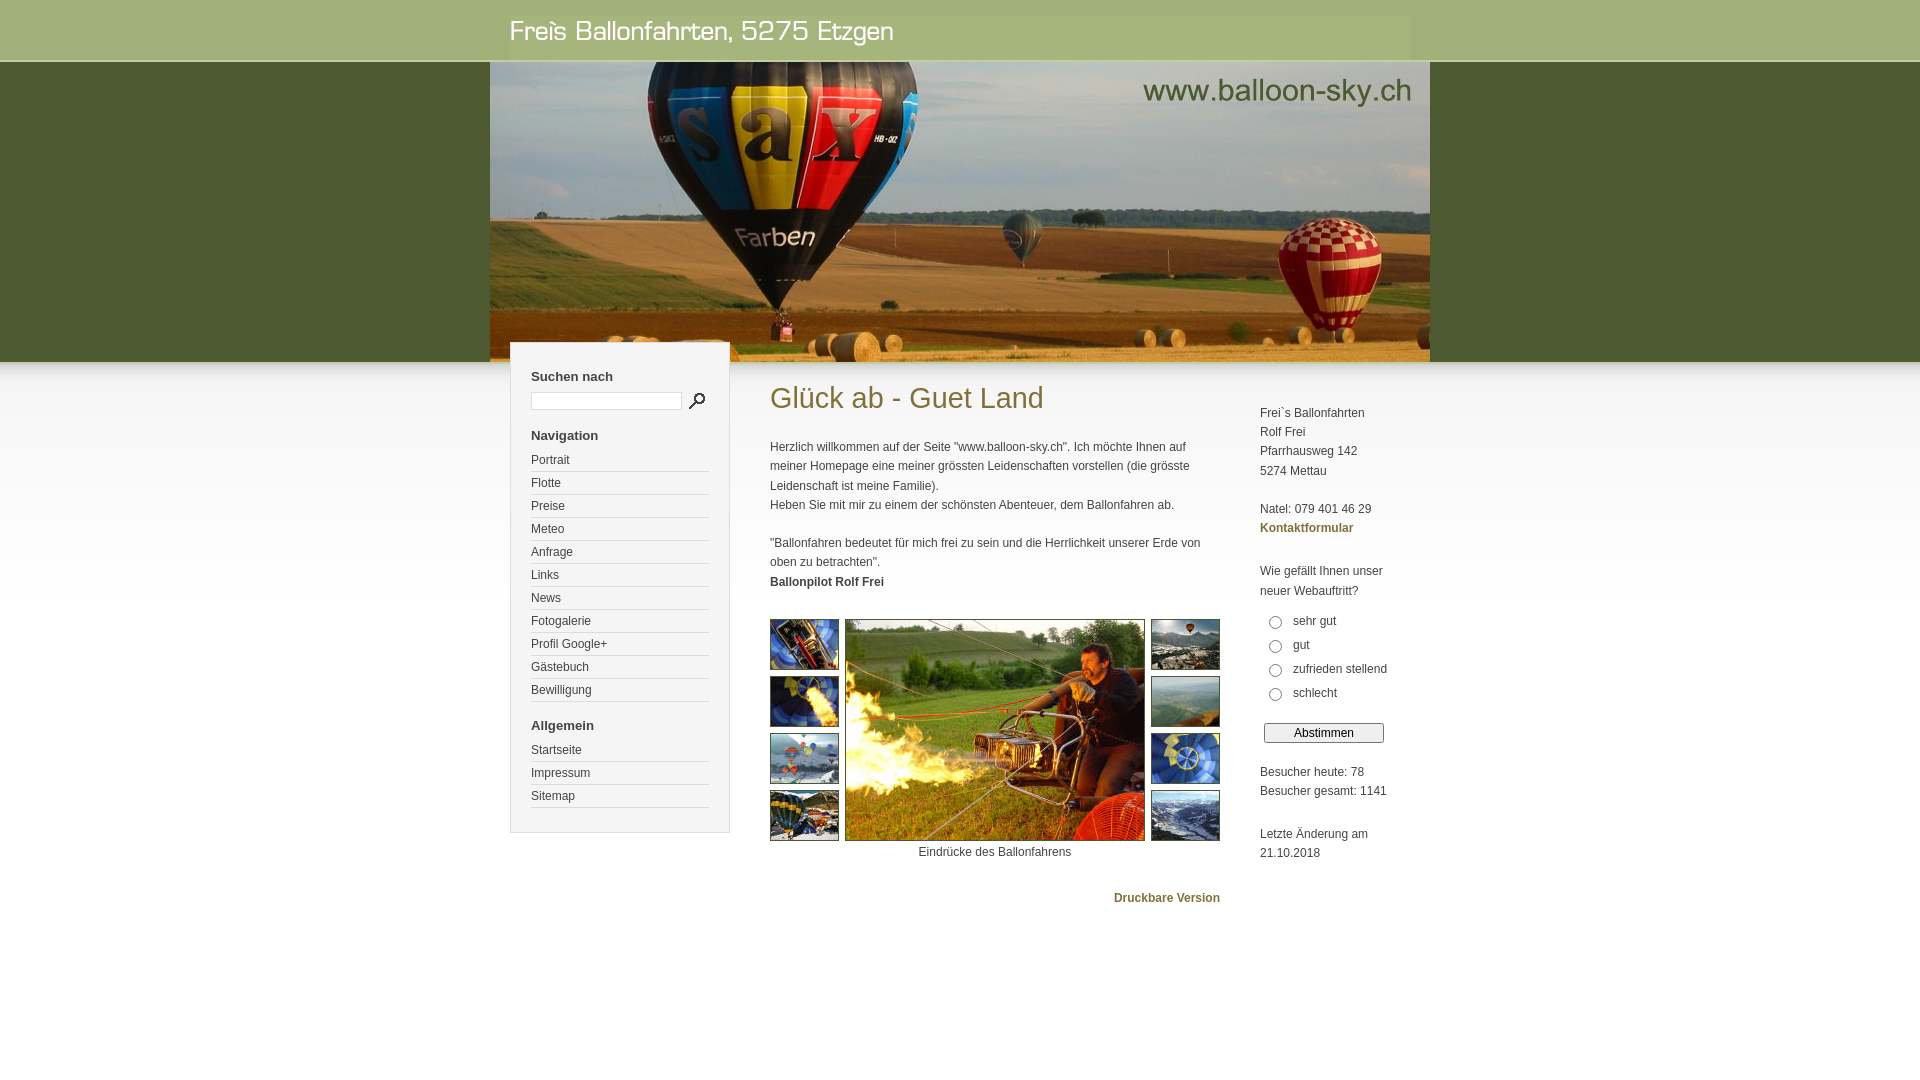  What do you see at coordinates (618, 772) in the screenshot?
I see `'Impressum'` at bounding box center [618, 772].